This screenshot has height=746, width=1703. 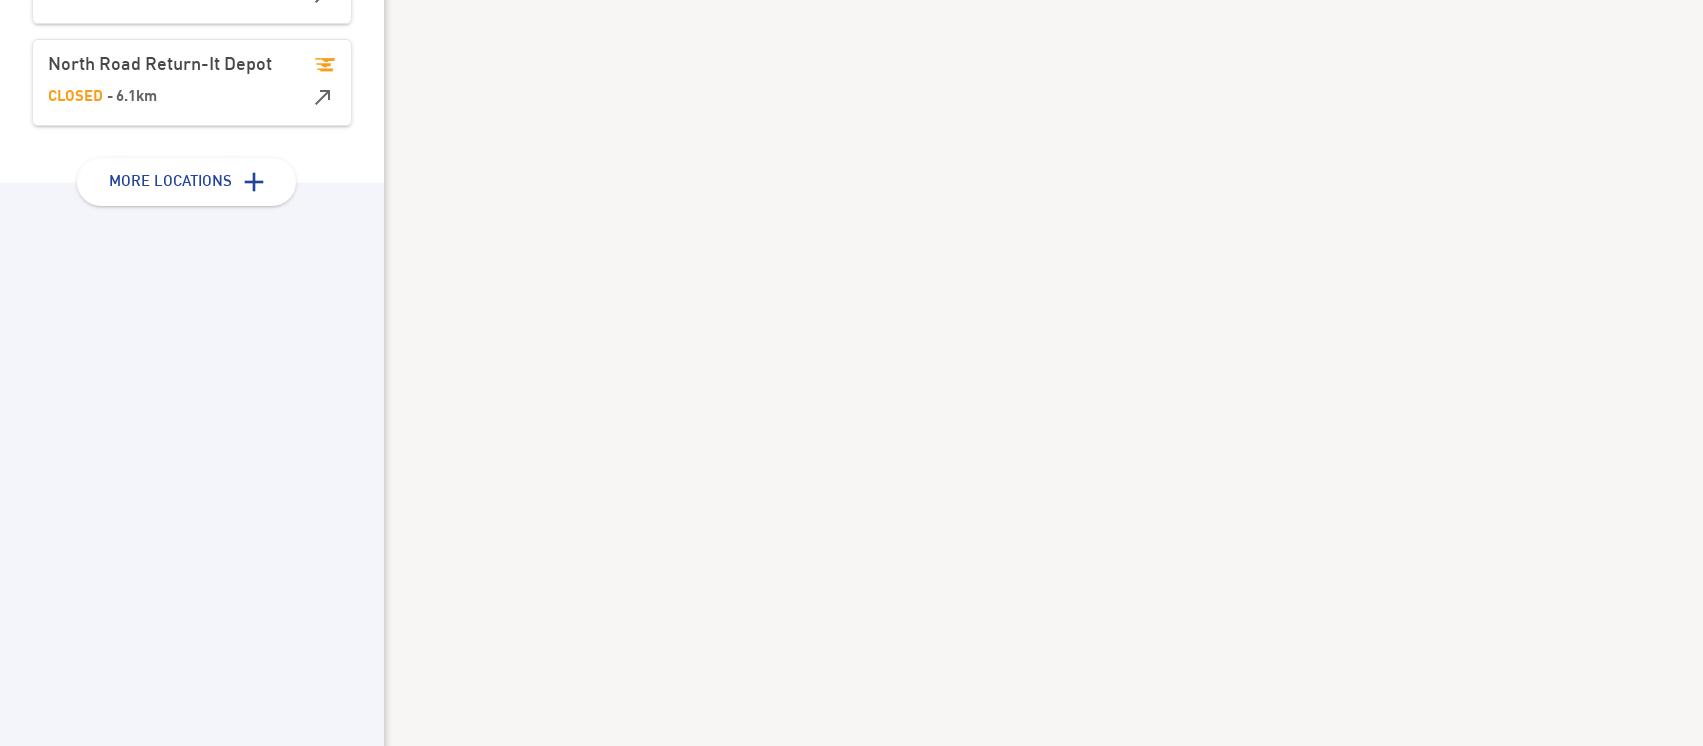 I want to click on 'Alcohol Bag-in-a-Box', so click(x=700, y=285).